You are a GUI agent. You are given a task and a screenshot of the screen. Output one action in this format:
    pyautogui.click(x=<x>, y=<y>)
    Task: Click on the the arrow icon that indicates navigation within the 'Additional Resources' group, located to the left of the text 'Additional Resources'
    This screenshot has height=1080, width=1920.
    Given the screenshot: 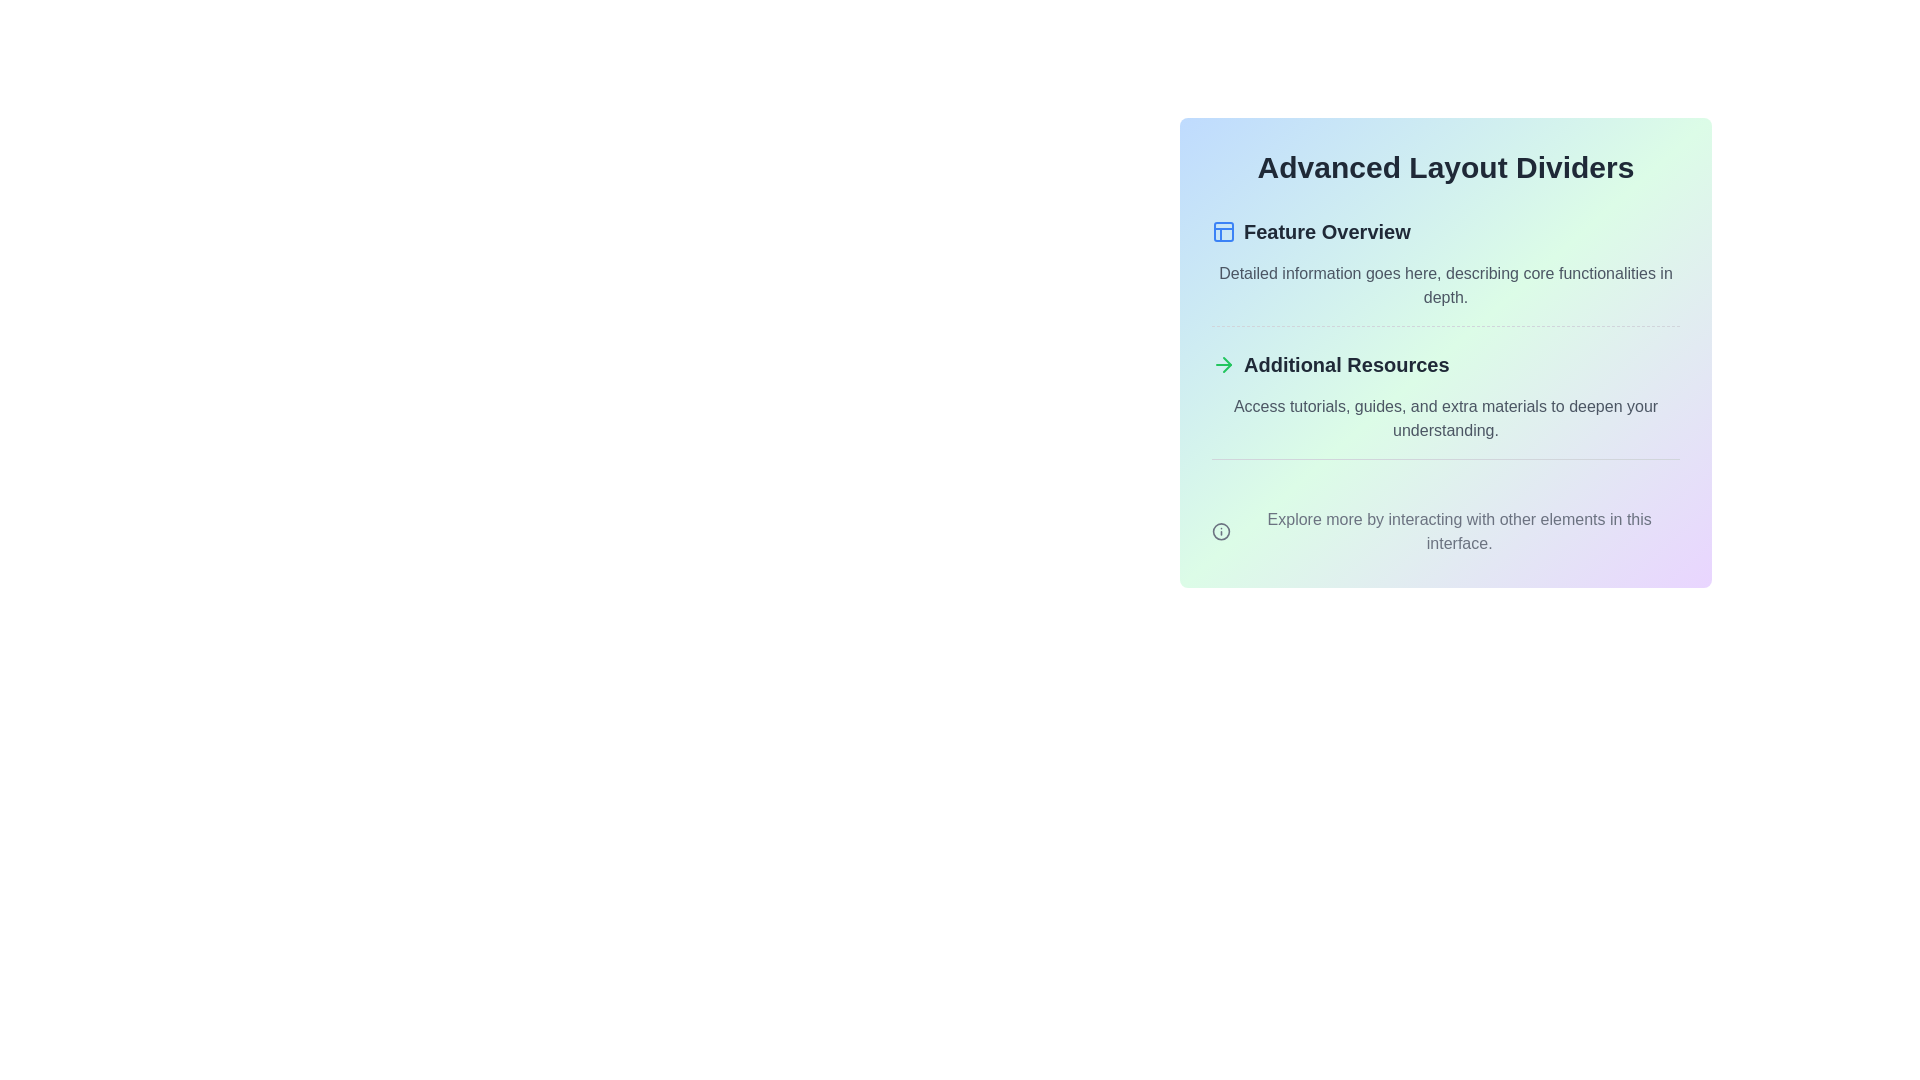 What is the action you would take?
    pyautogui.click(x=1223, y=365)
    